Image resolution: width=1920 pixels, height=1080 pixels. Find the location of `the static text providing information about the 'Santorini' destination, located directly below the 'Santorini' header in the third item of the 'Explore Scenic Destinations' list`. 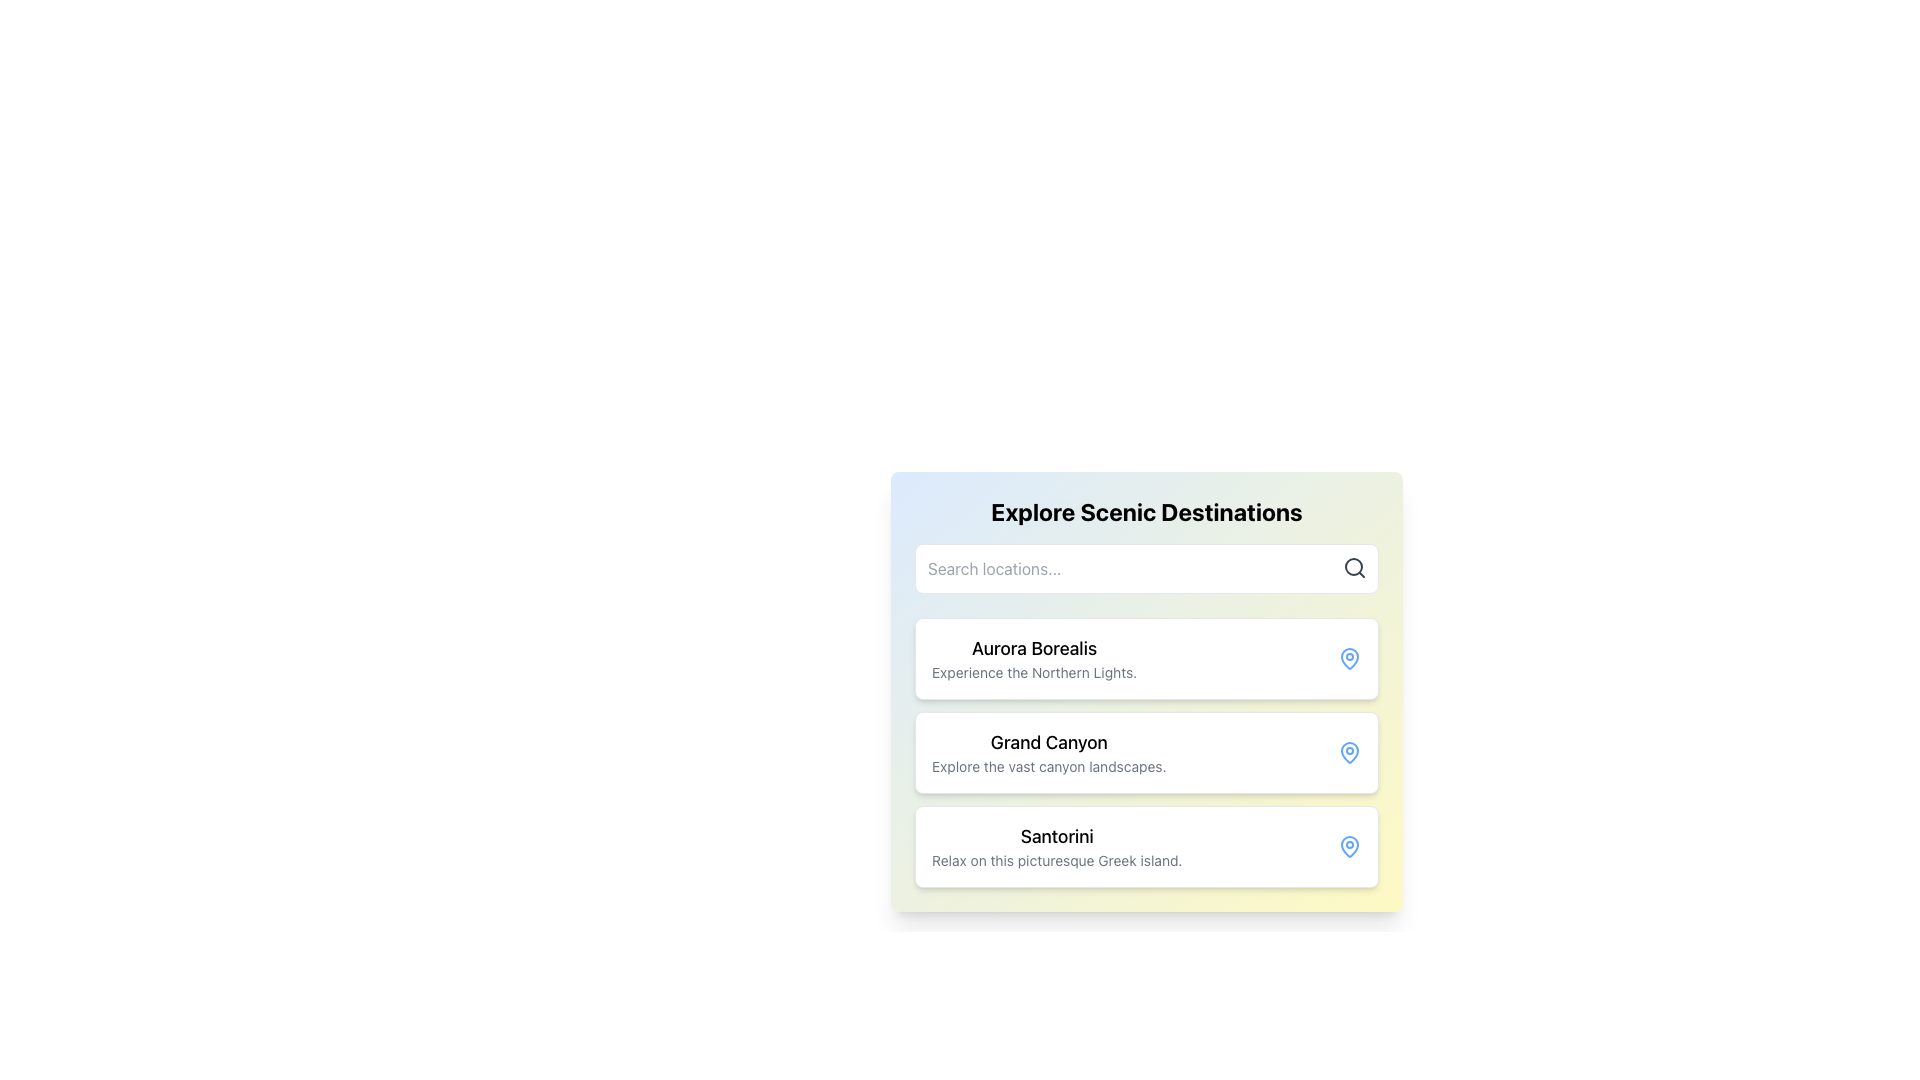

the static text providing information about the 'Santorini' destination, located directly below the 'Santorini' header in the third item of the 'Explore Scenic Destinations' list is located at coordinates (1056, 859).